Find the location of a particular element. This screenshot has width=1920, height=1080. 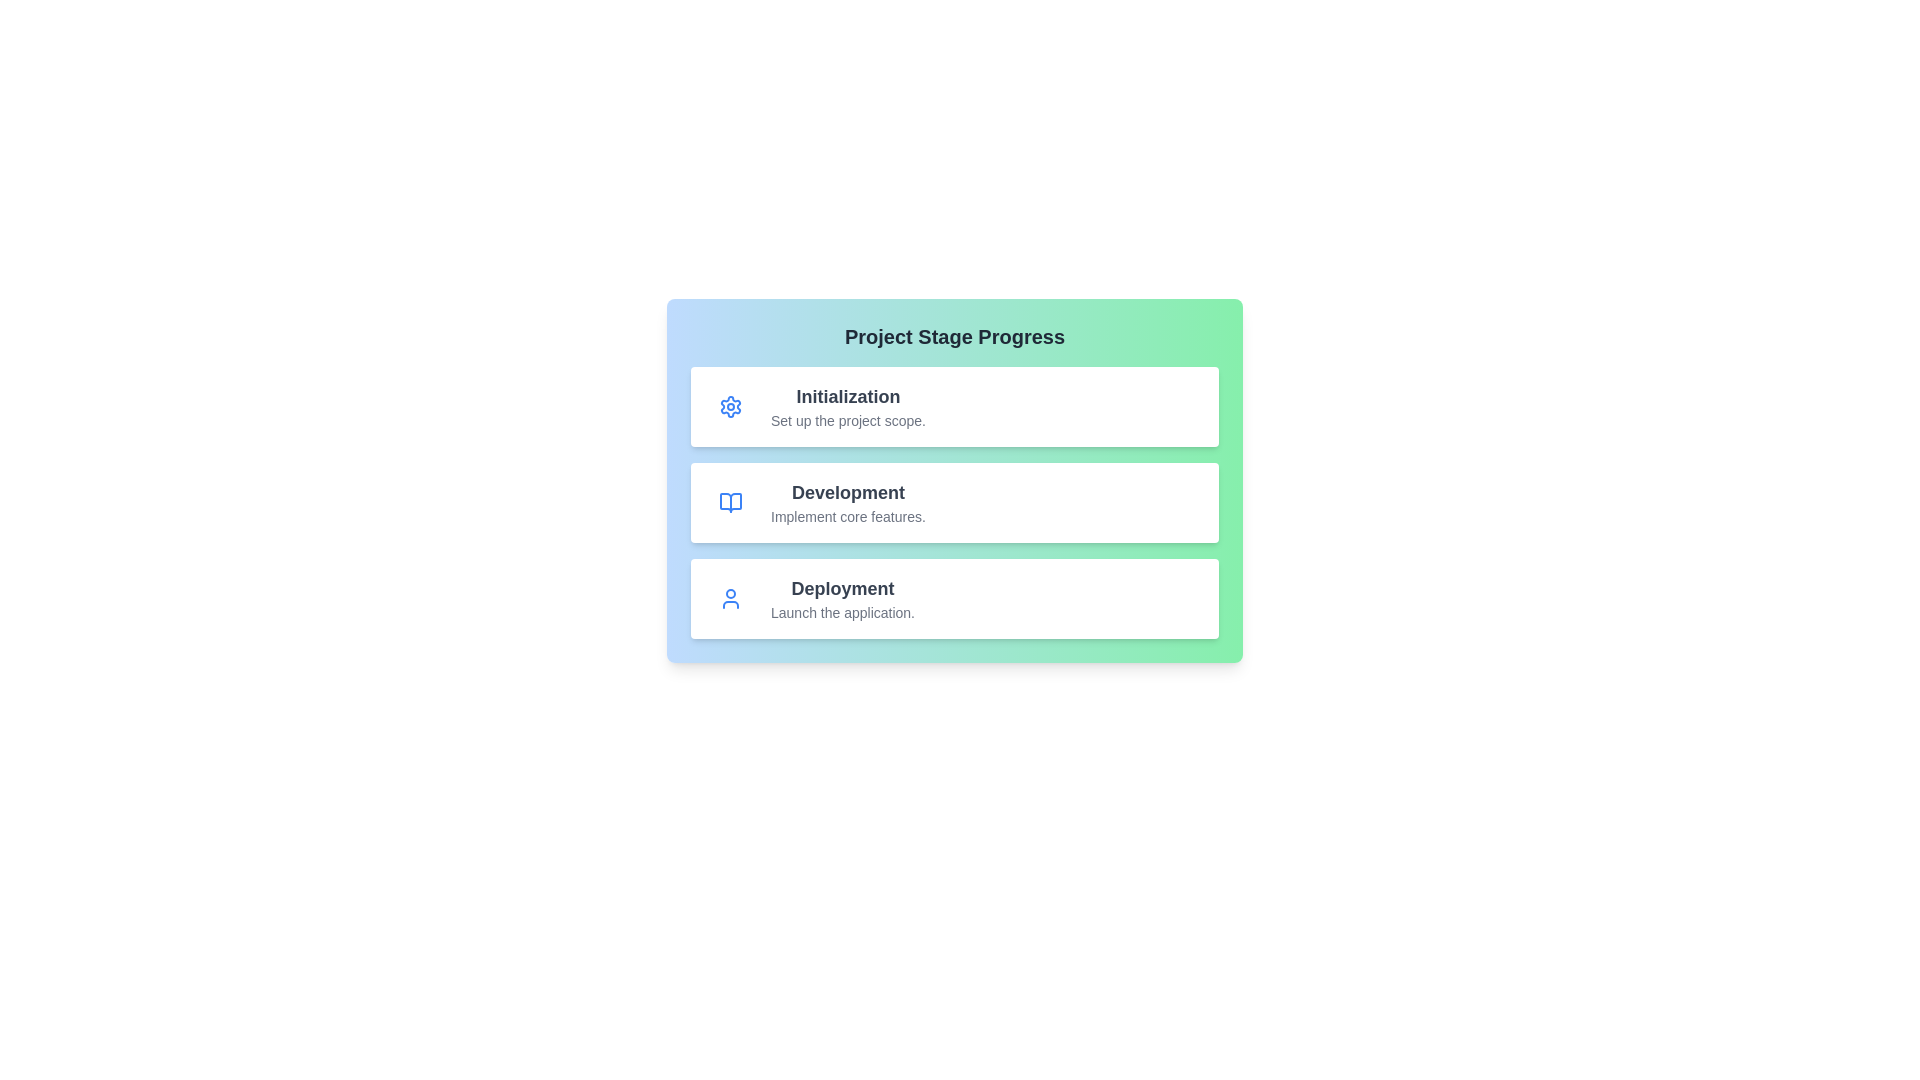

the settings icon representing the 'Initialization' step in the 'Project Stage Progress' section, located in the top-left portion of the row is located at coordinates (729, 406).